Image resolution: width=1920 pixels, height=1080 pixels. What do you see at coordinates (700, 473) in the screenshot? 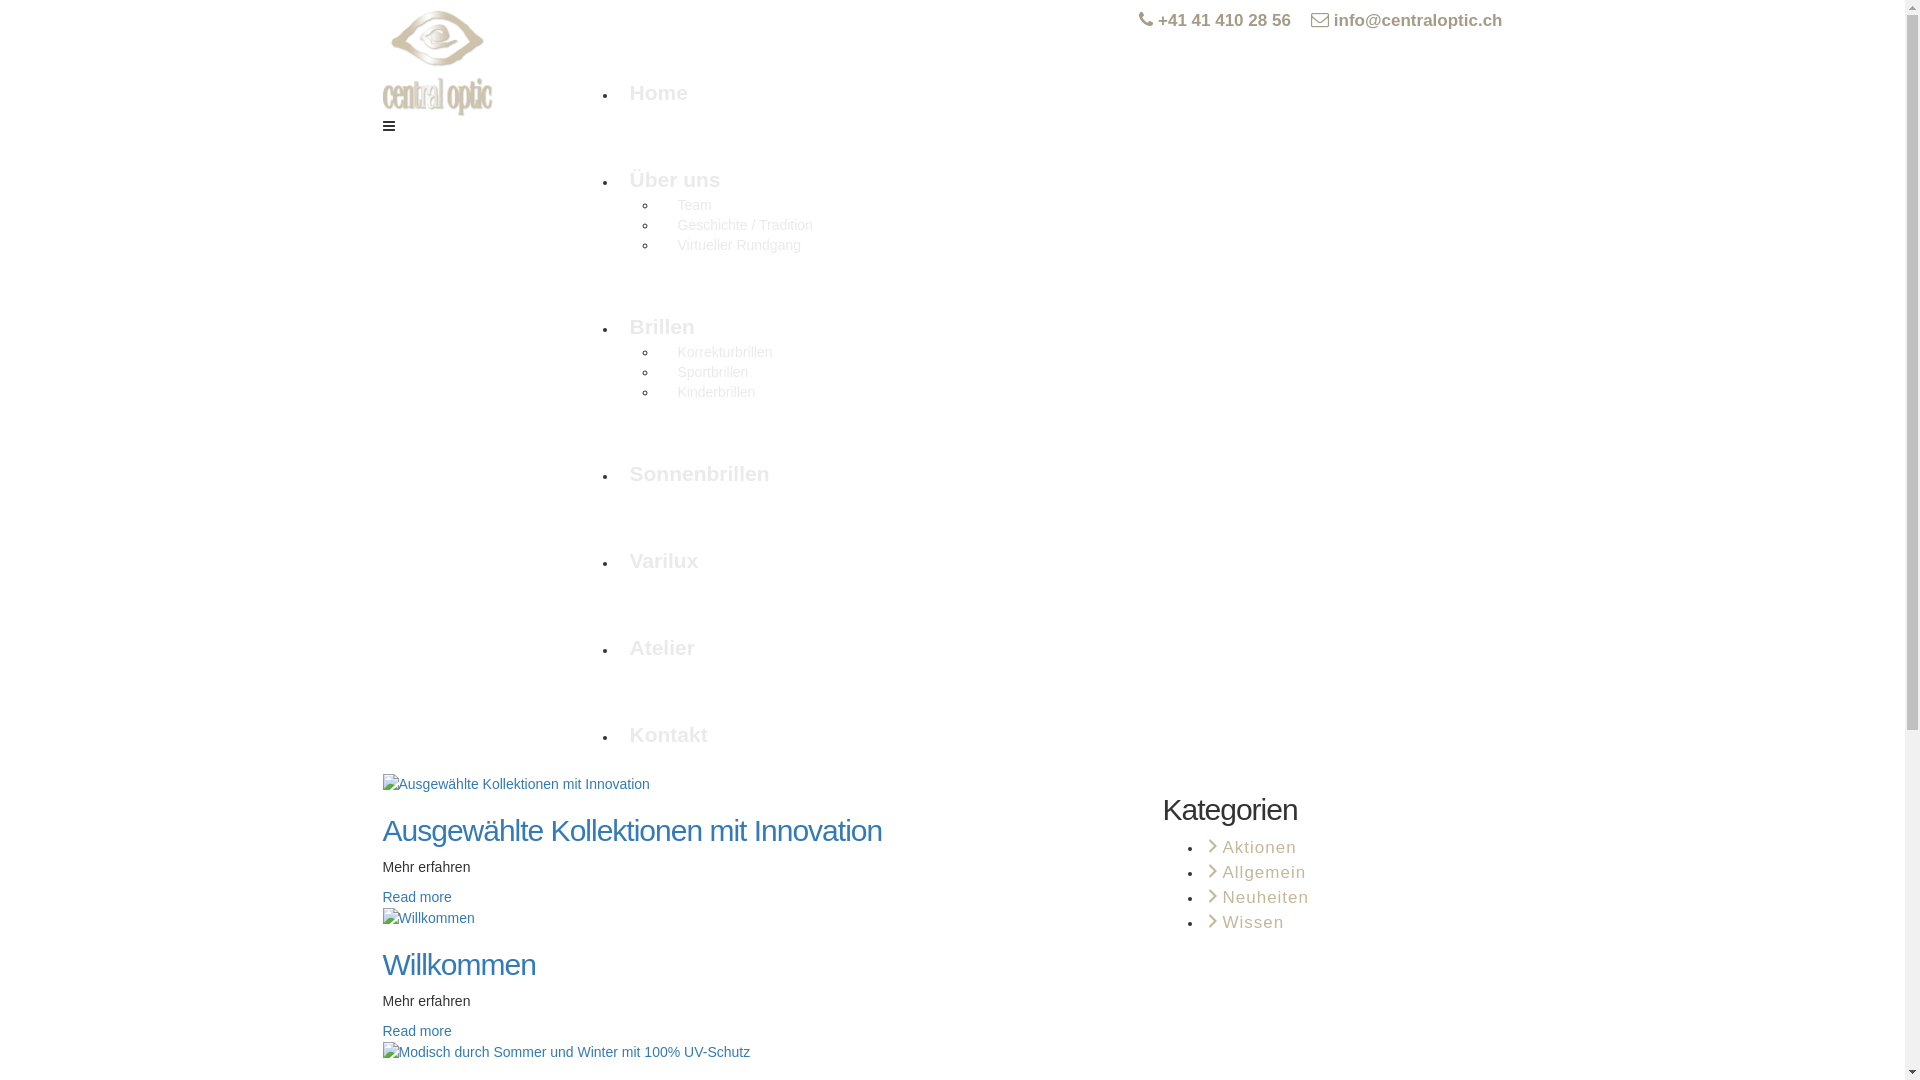
I see `'Sonnenbrillen'` at bounding box center [700, 473].